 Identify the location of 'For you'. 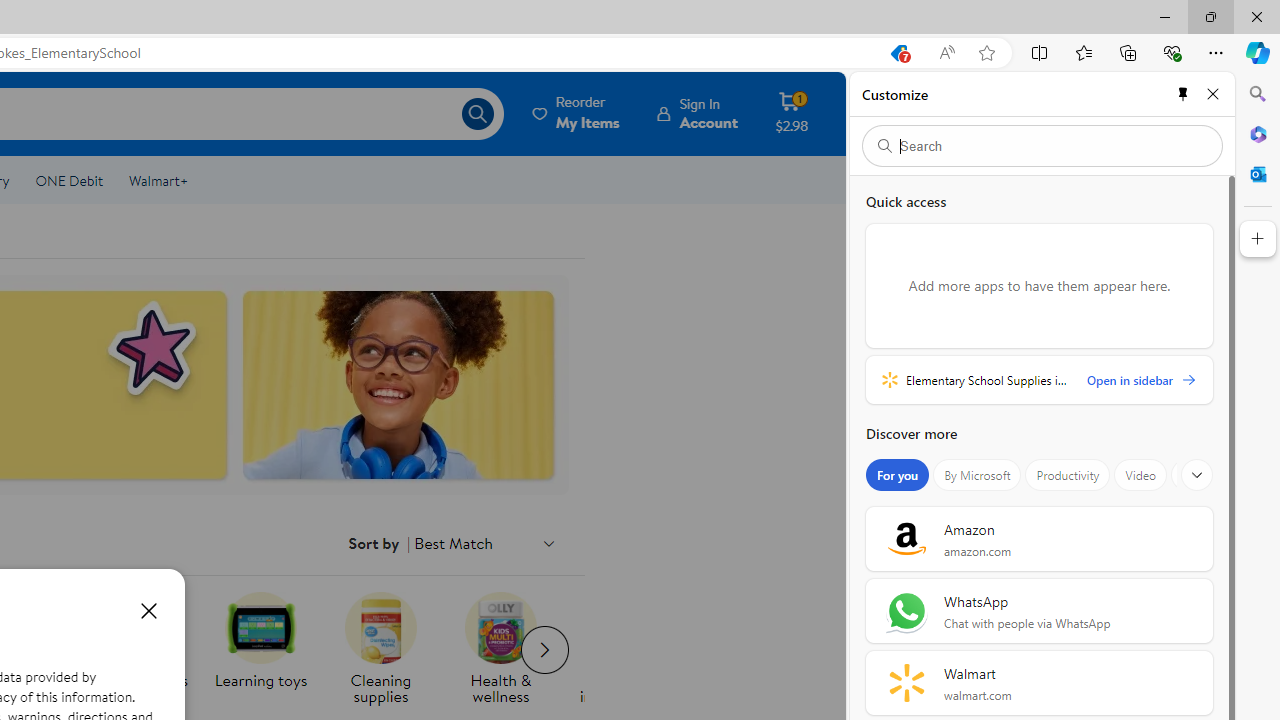
(897, 475).